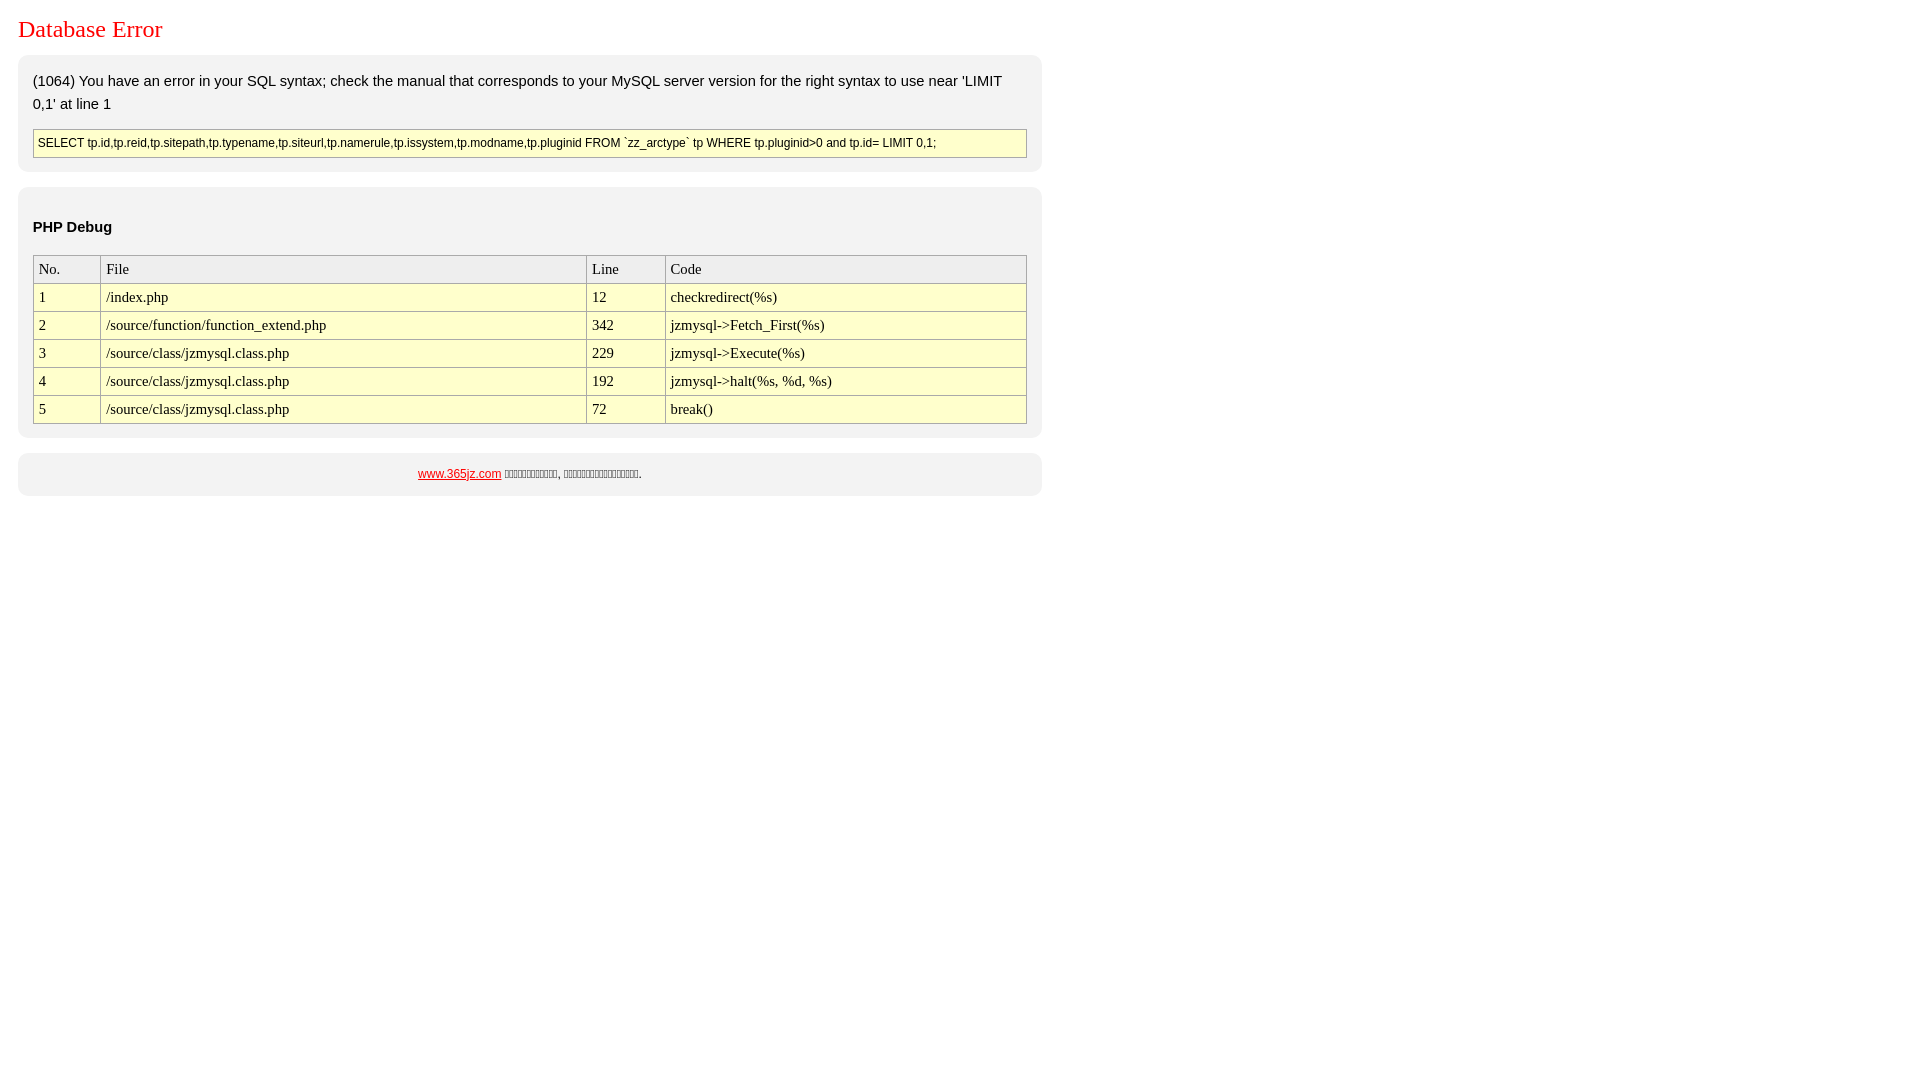 The image size is (1920, 1080). Describe the element at coordinates (458, 474) in the screenshot. I see `'www.365jz.com'` at that location.